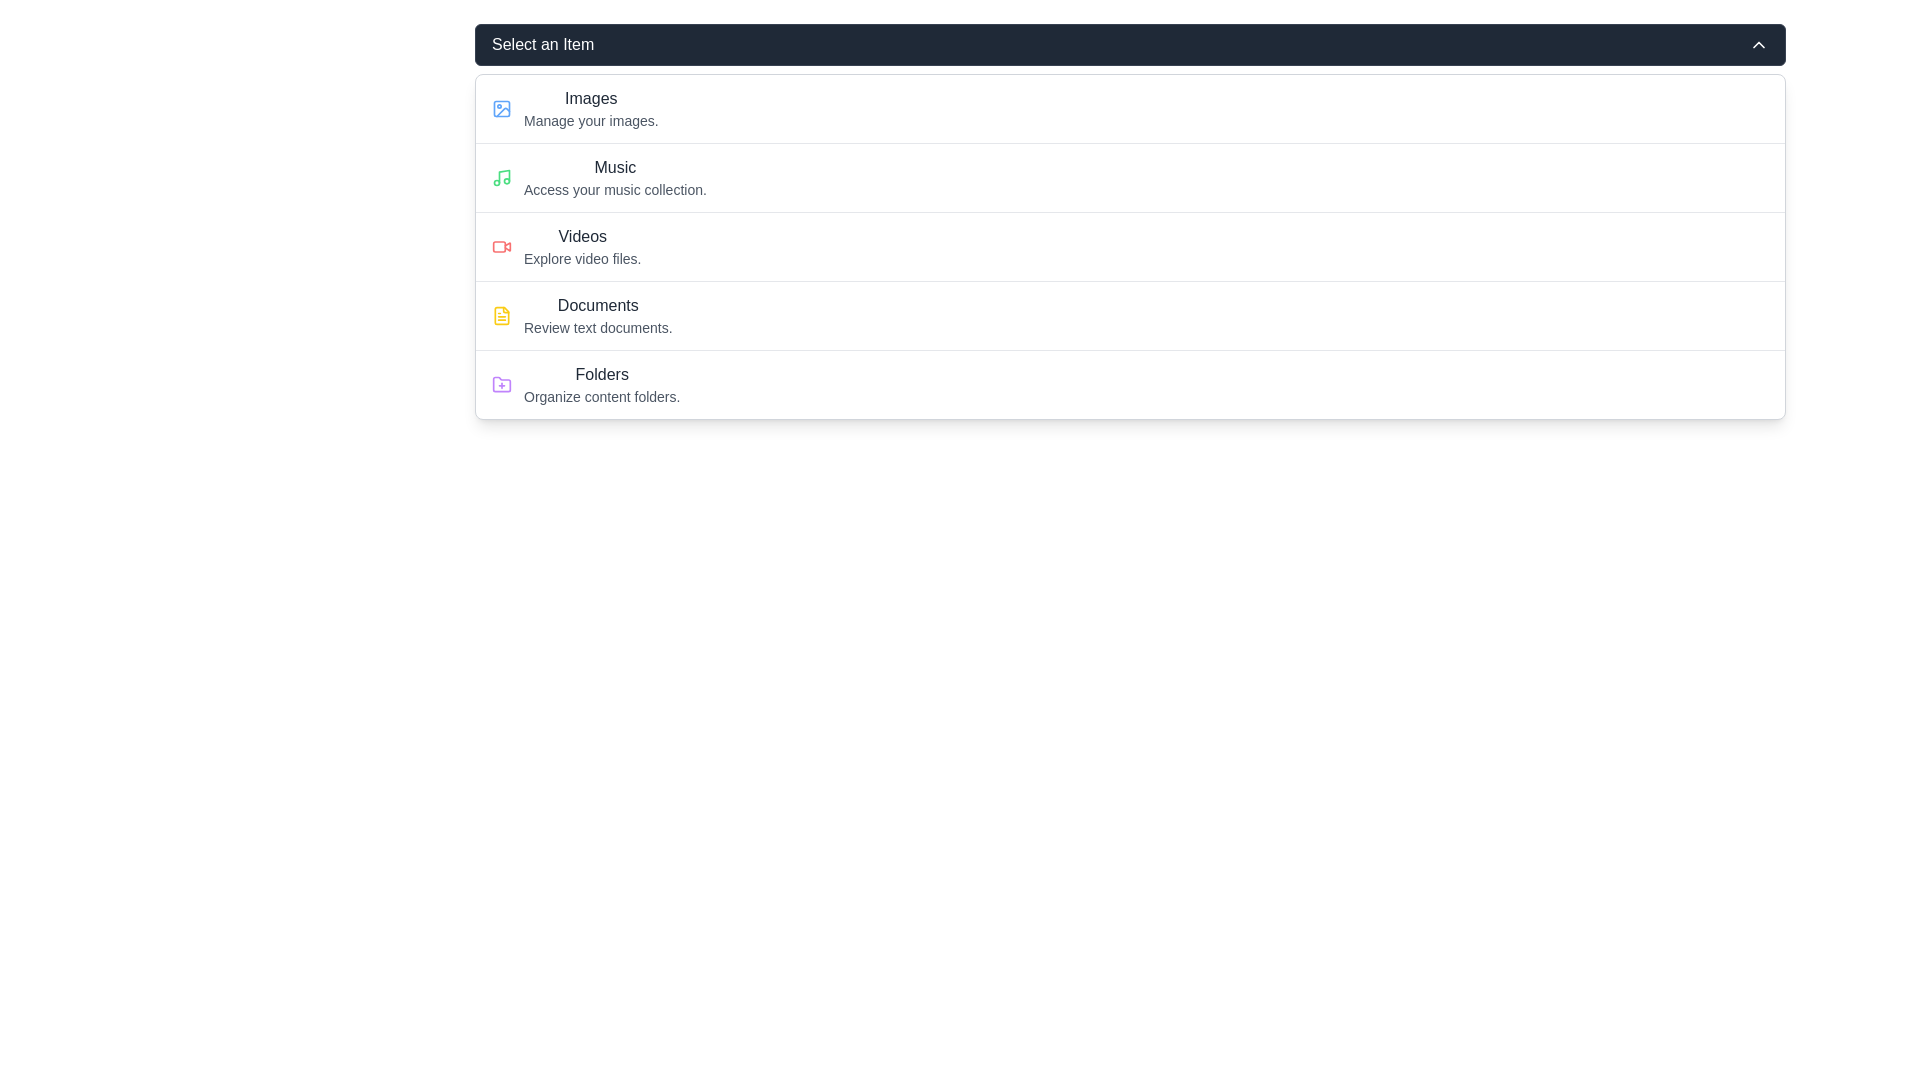  Describe the element at coordinates (502, 315) in the screenshot. I see `the 'Documents' category icon, which is the fourth item in the vertical dropdown menu, for visual identification` at that location.